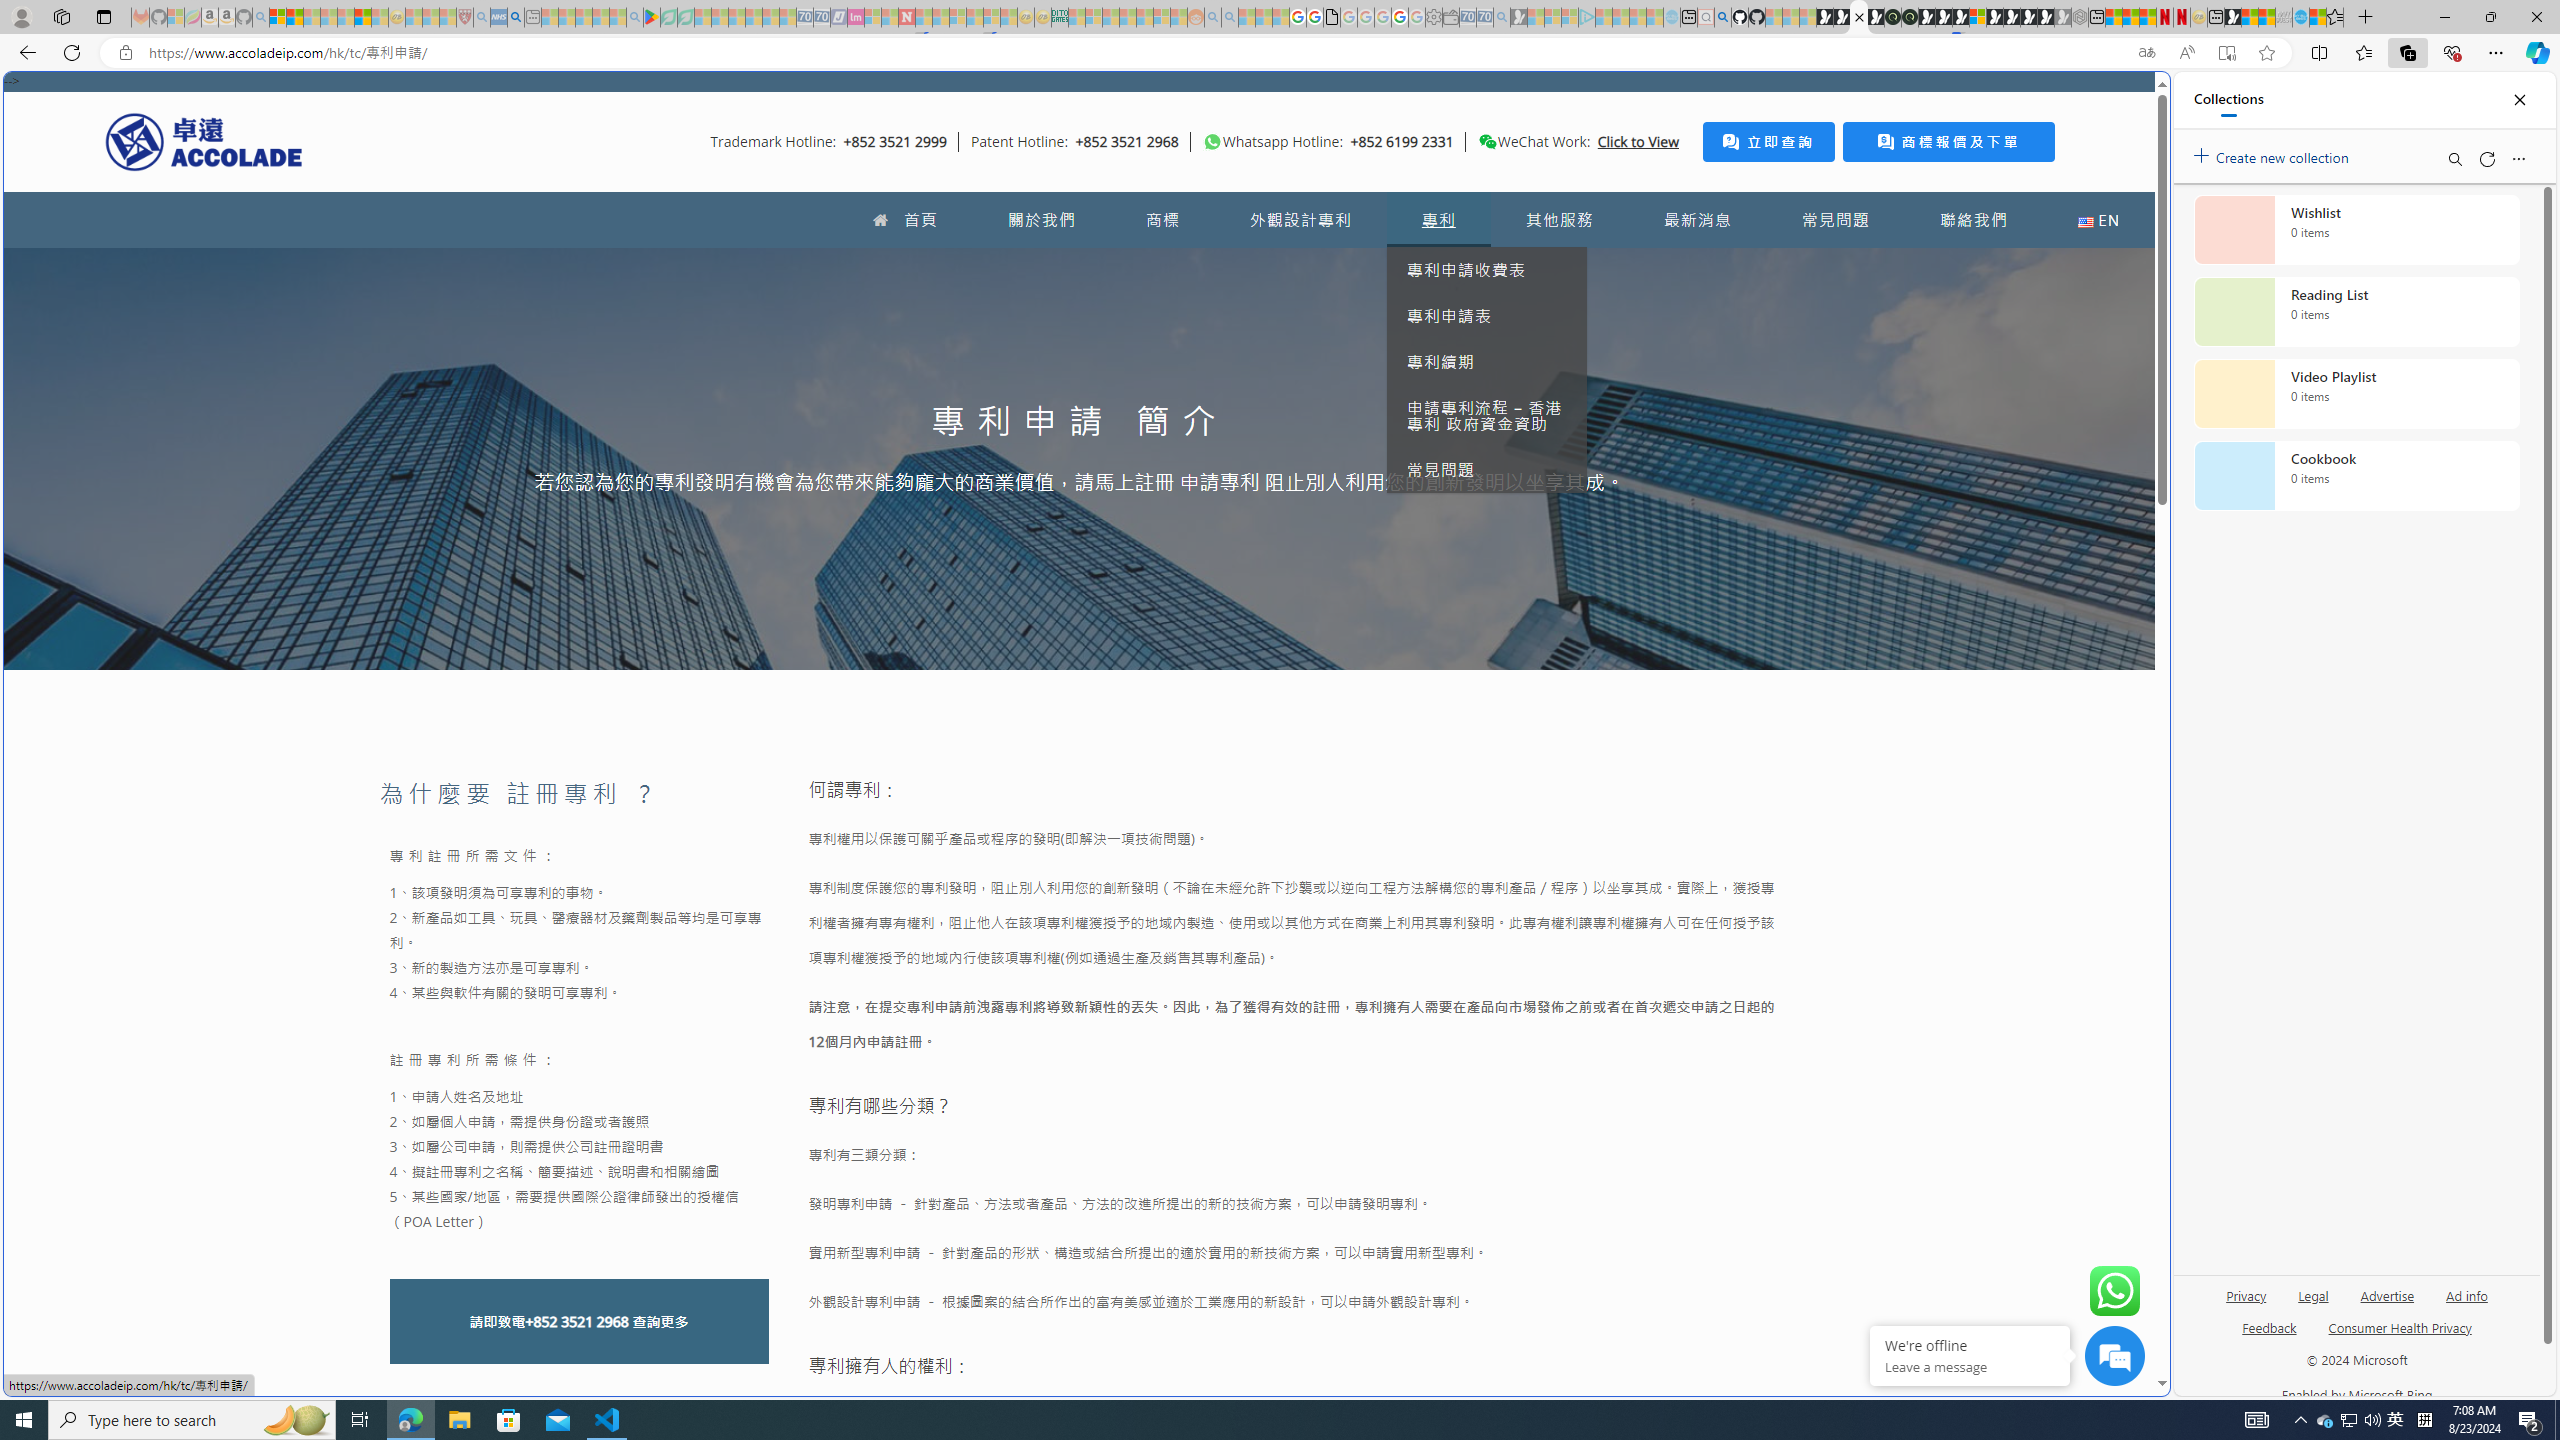 The height and width of the screenshot is (1440, 2560). Describe the element at coordinates (203, 141) in the screenshot. I see `'Accolade IP HK Logo'` at that location.